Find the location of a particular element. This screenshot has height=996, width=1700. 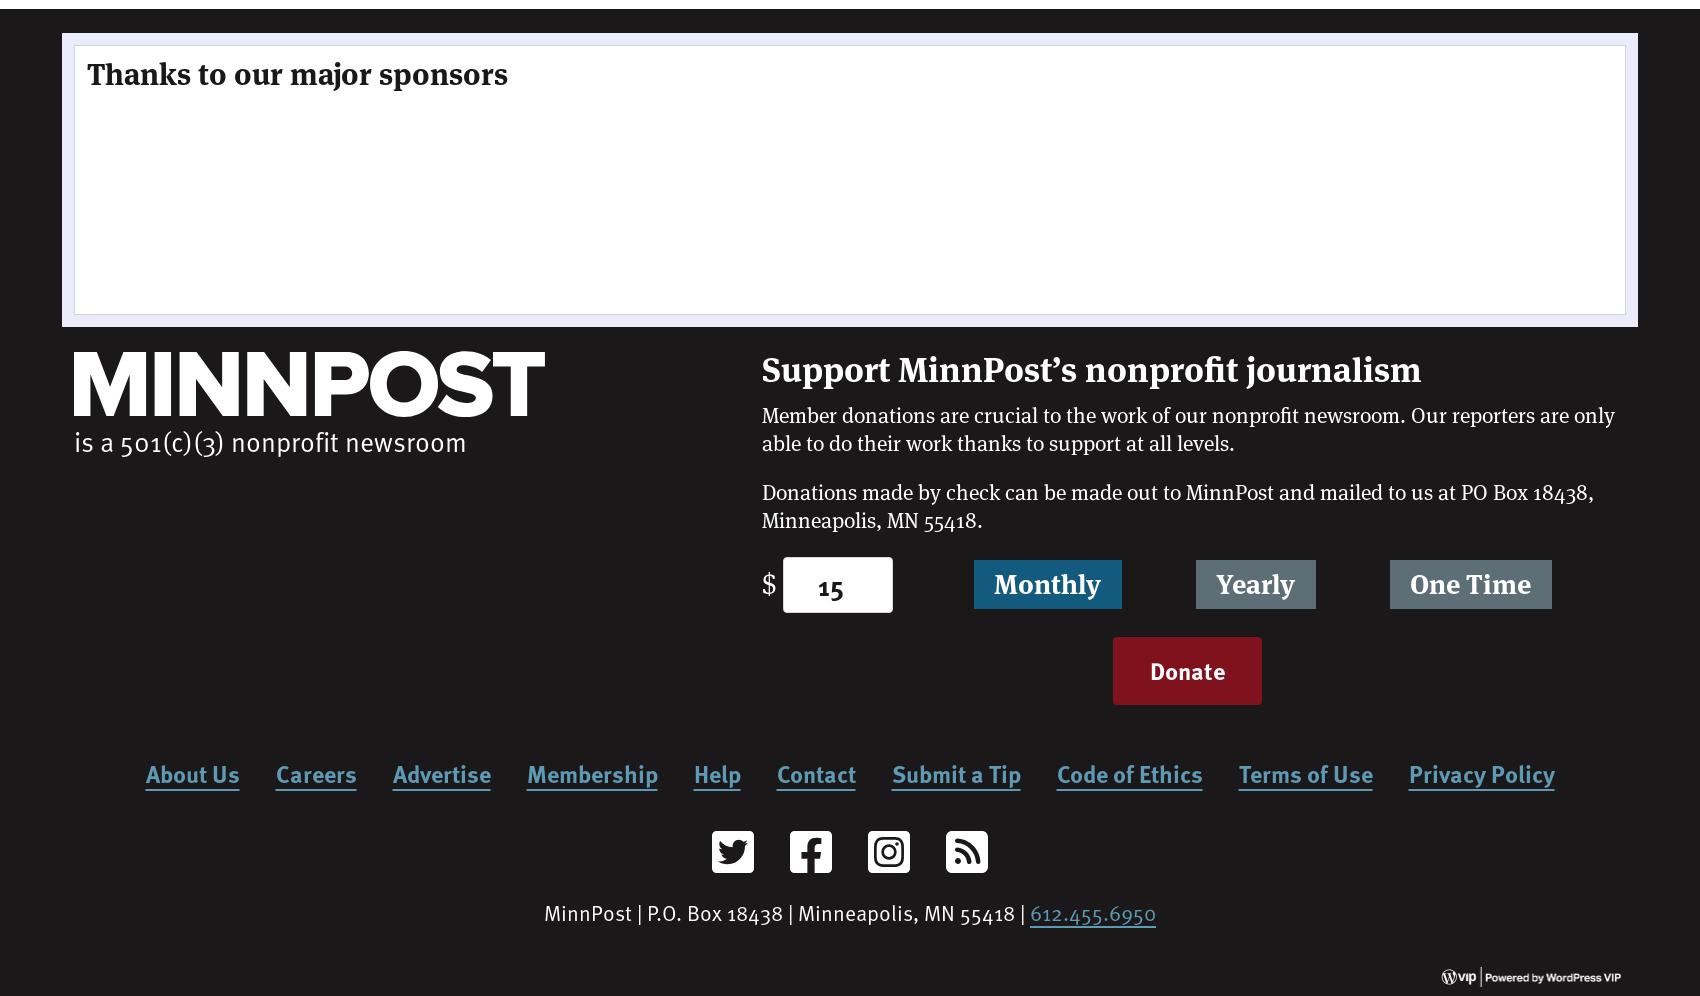

'Privacy Policy' is located at coordinates (1480, 772).